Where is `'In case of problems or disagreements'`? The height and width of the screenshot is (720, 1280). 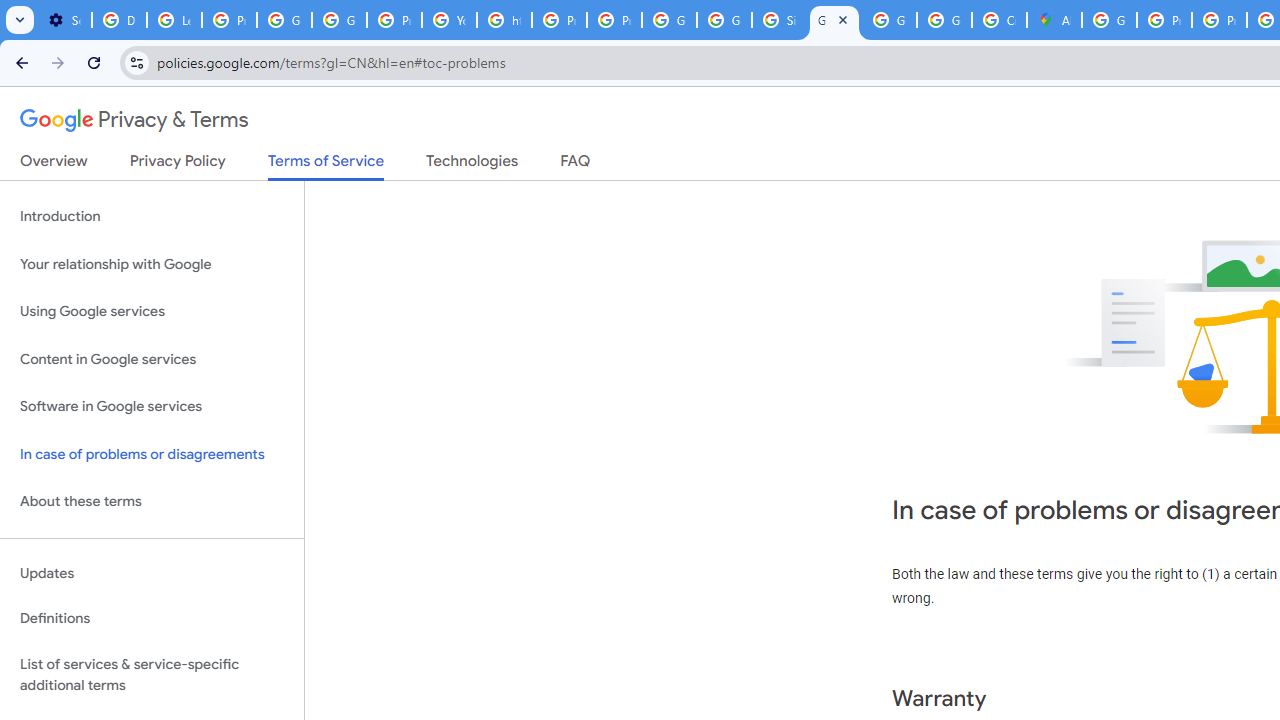 'In case of problems or disagreements' is located at coordinates (151, 454).